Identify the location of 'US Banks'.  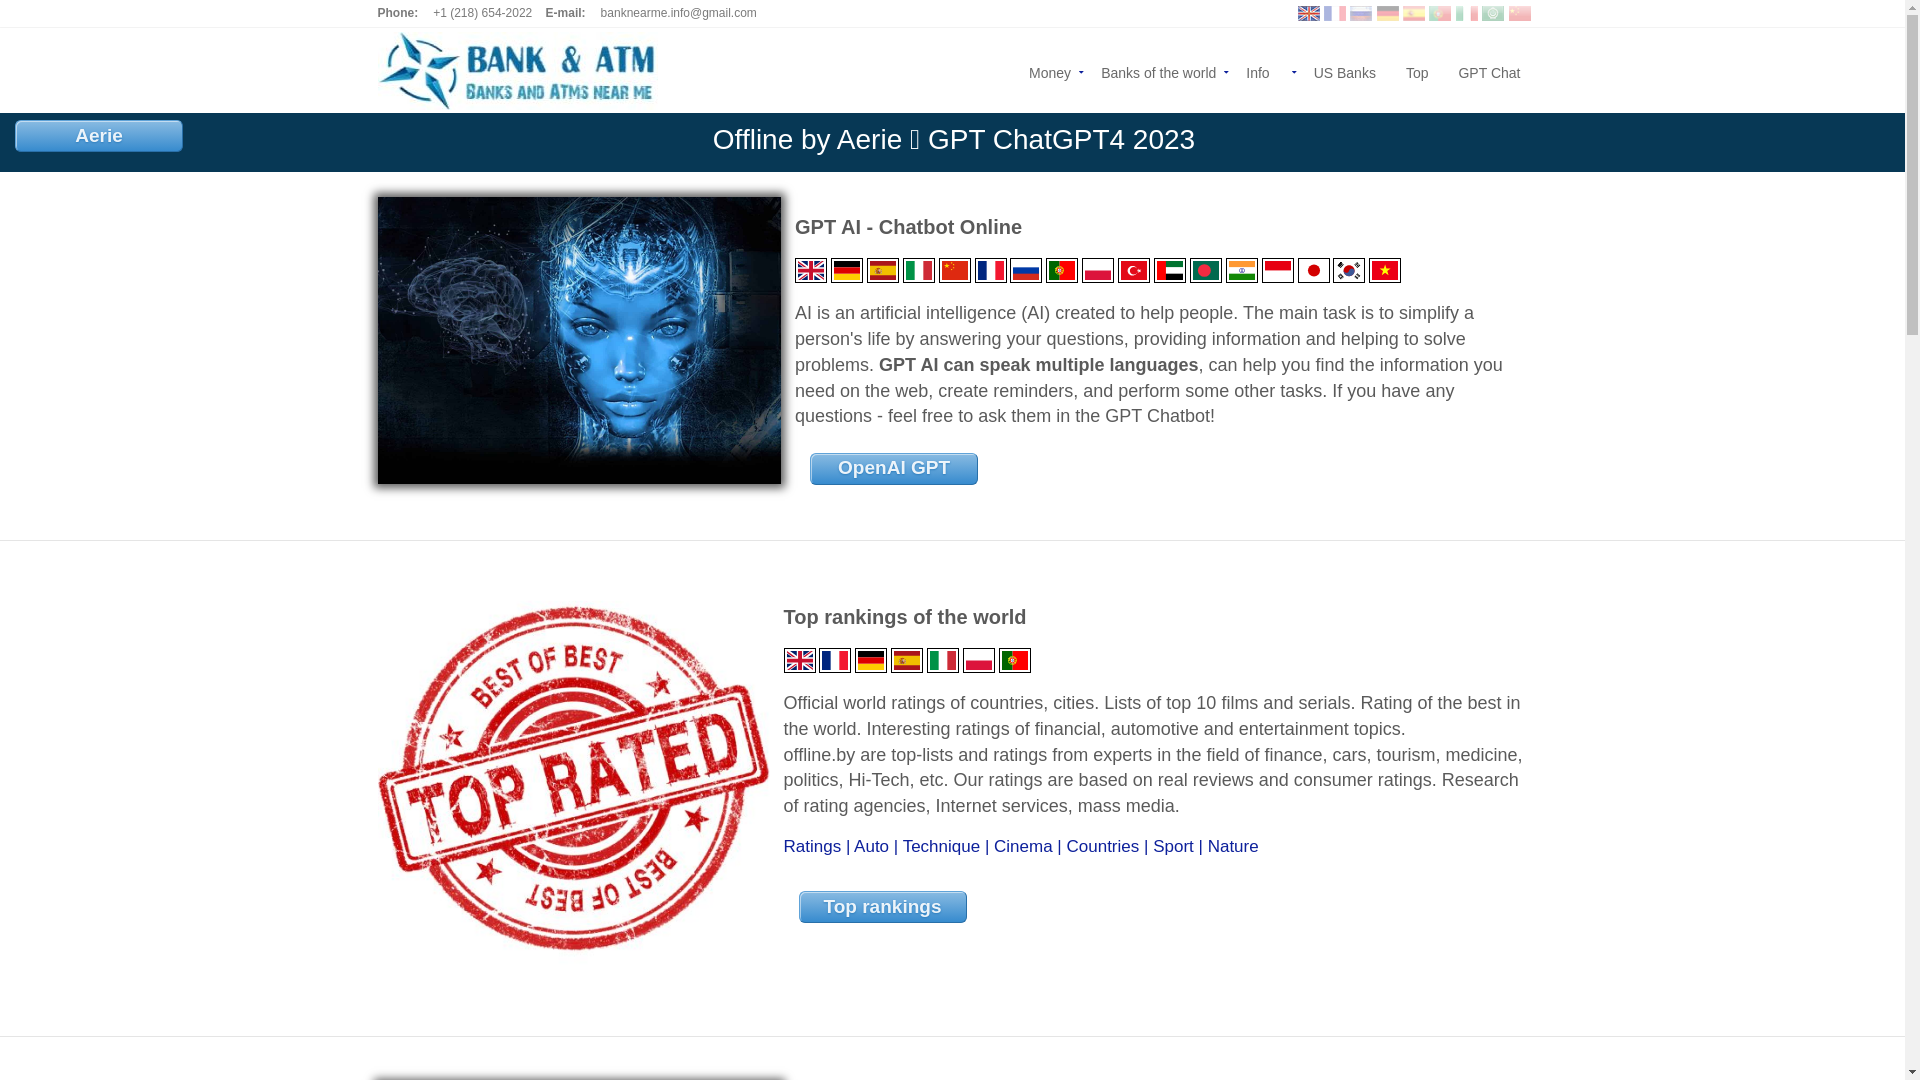
(1344, 69).